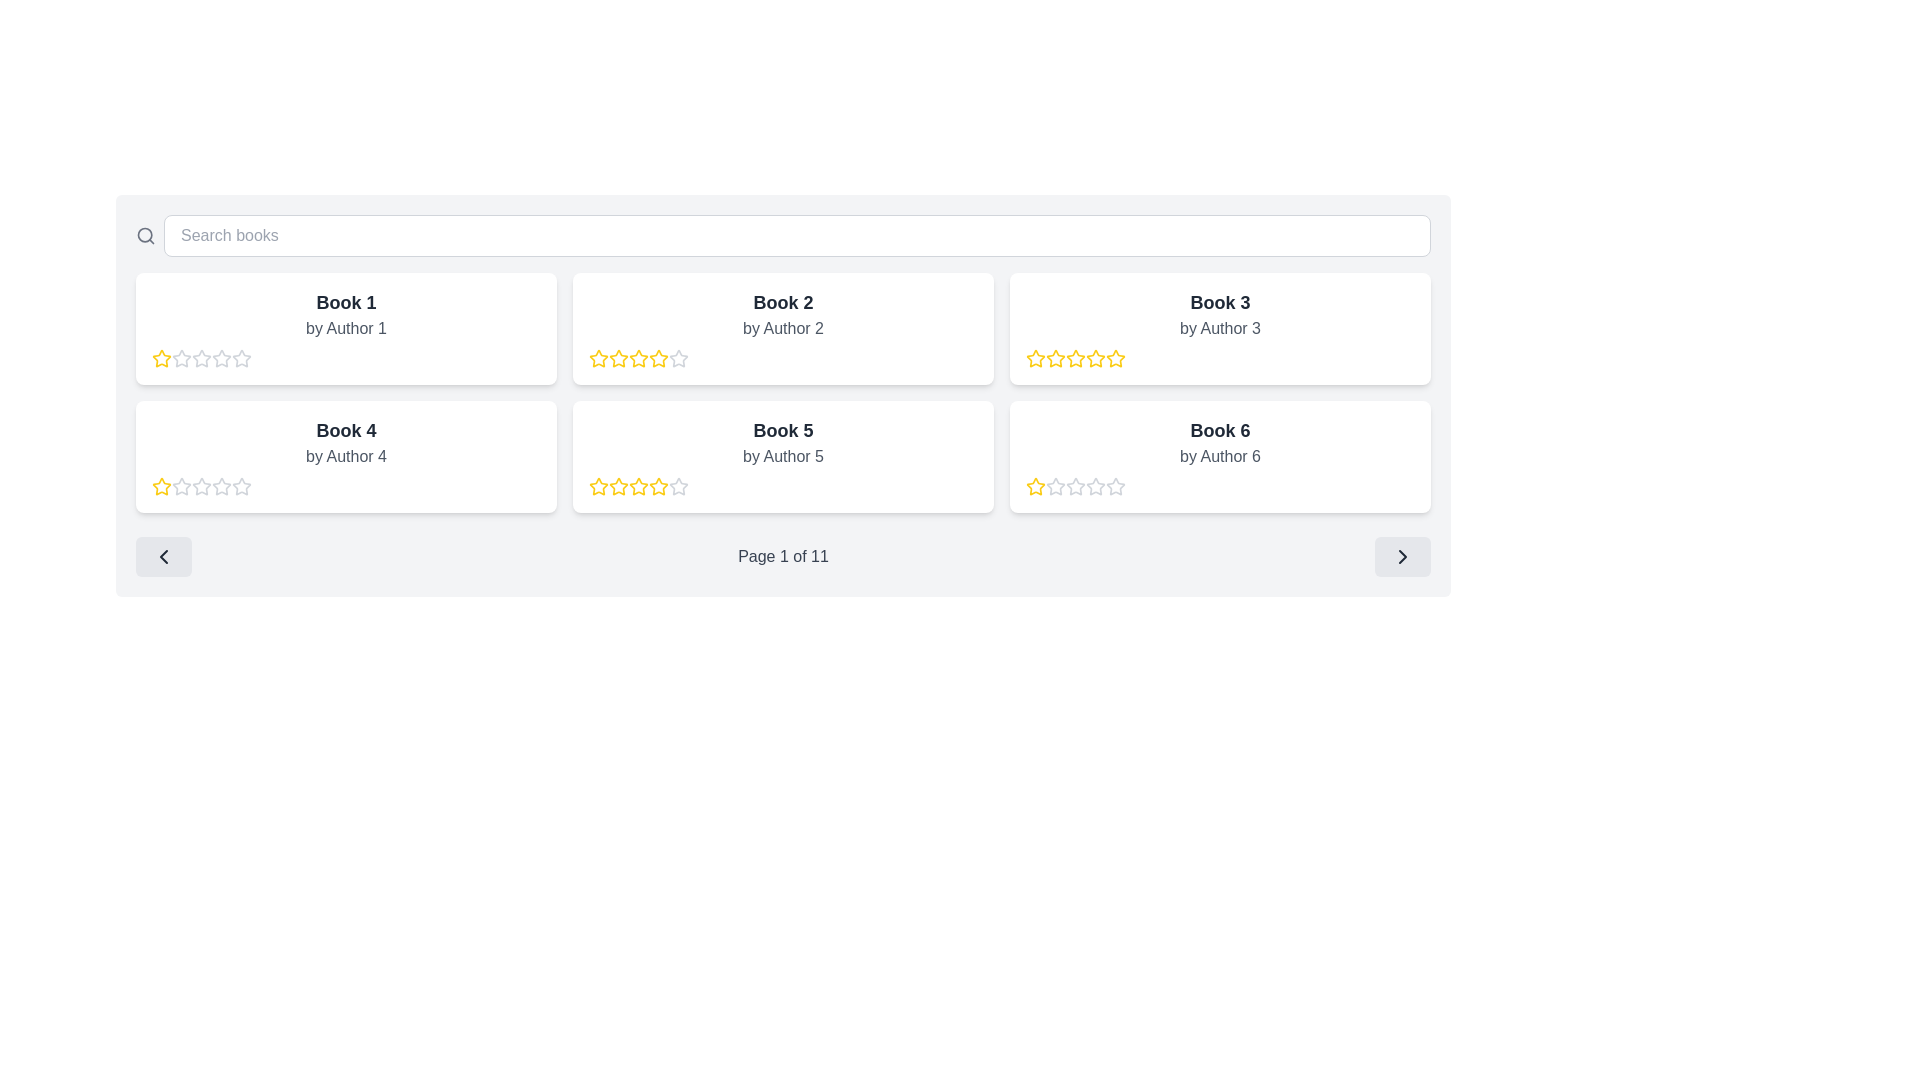 The image size is (1920, 1080). Describe the element at coordinates (221, 357) in the screenshot. I see `the second star icon in the five-star rating system for 'Book 1' by Author 1, located in the top-left section of the interface` at that location.